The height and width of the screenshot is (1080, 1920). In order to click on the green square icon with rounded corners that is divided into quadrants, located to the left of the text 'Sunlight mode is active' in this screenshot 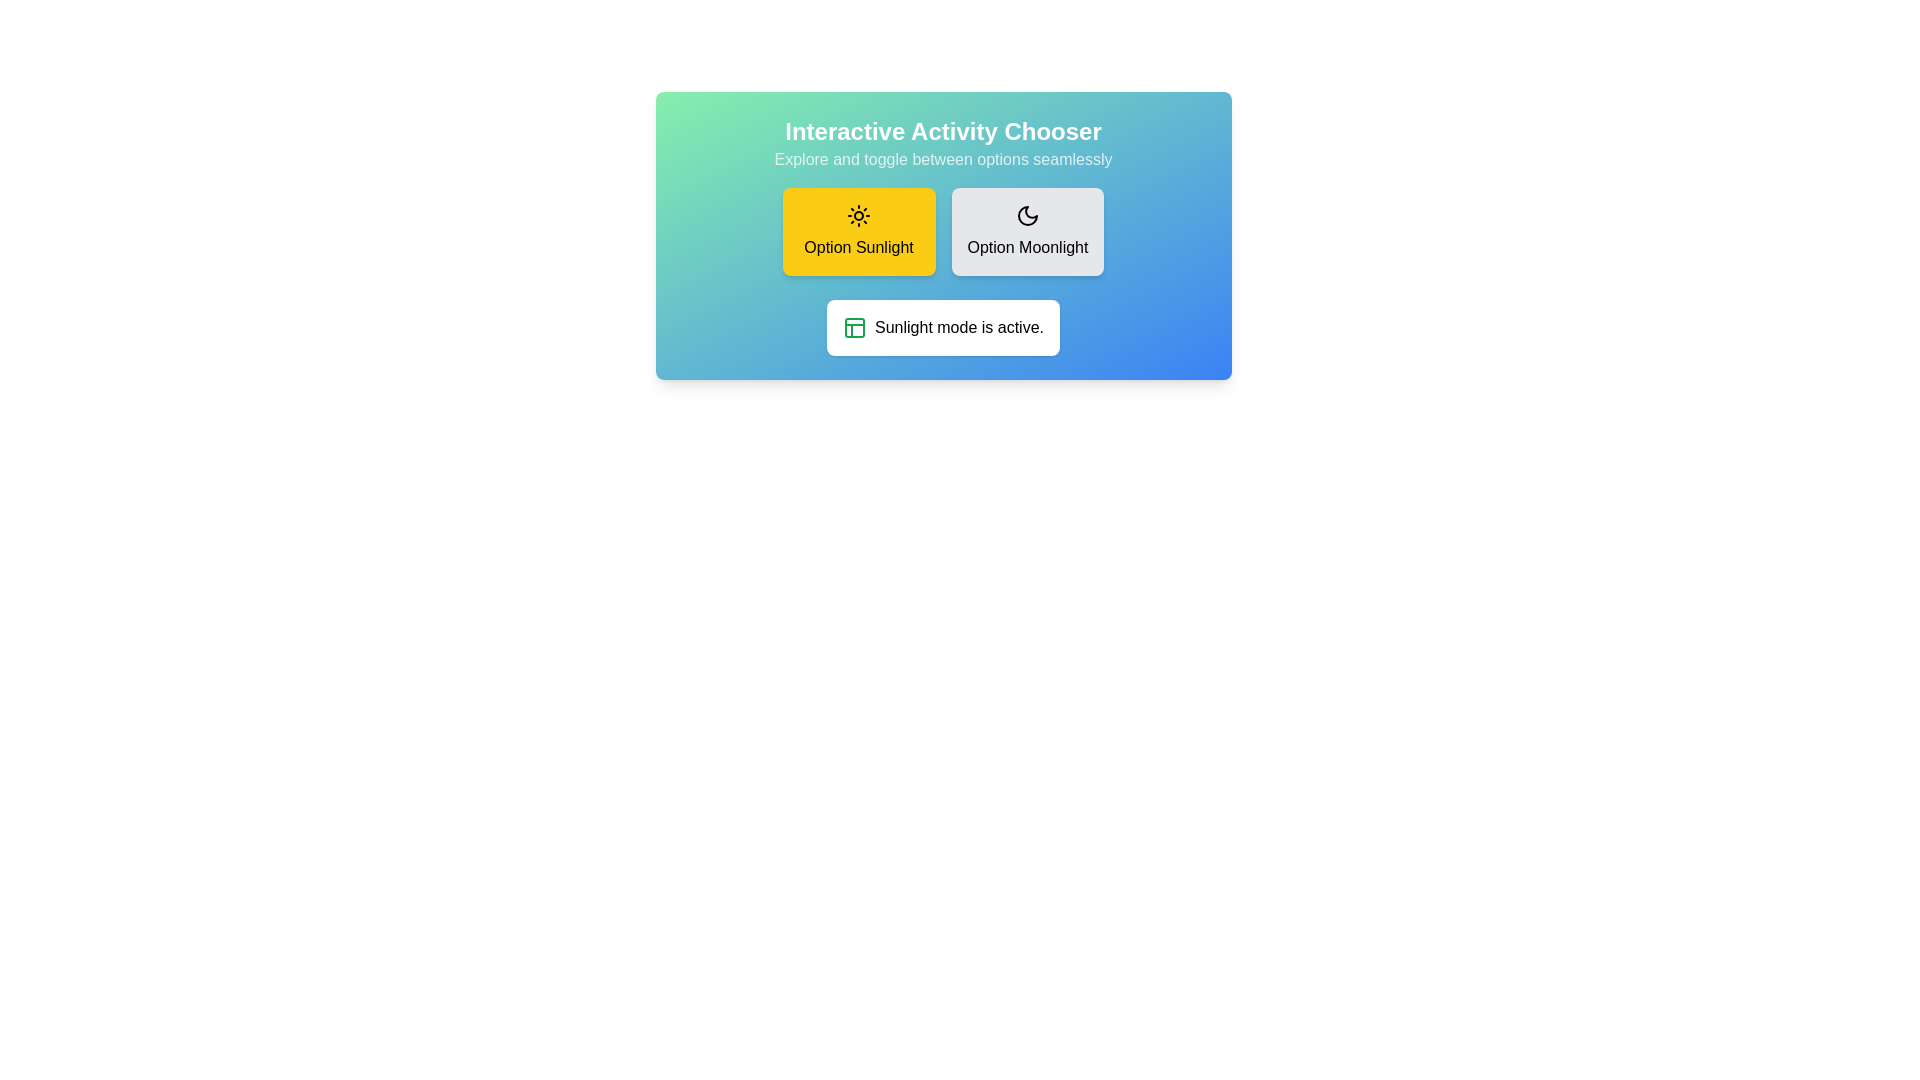, I will do `click(854, 326)`.